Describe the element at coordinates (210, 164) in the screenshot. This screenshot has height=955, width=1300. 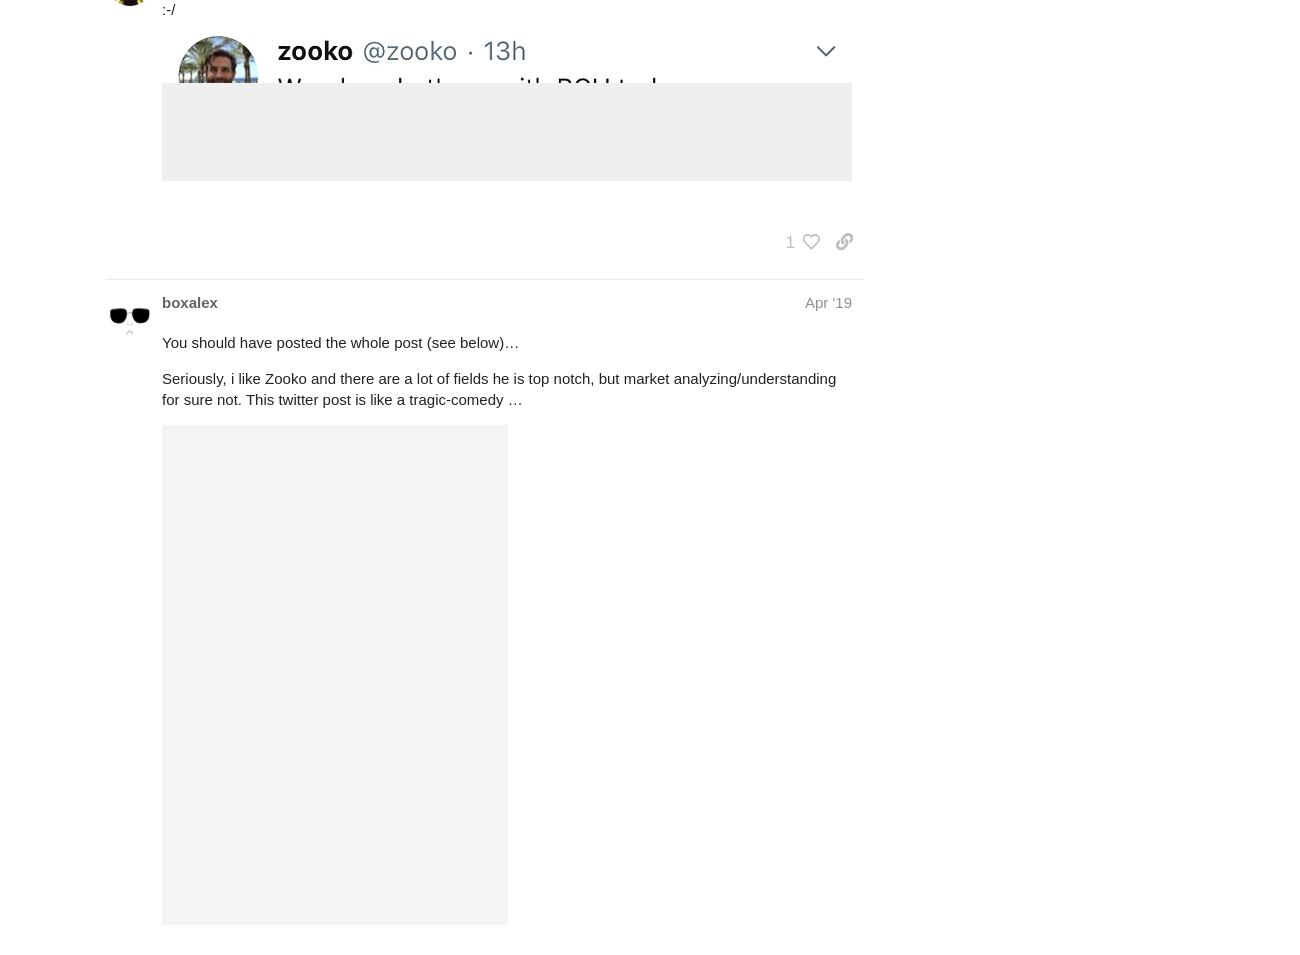
I see `'image'` at that location.